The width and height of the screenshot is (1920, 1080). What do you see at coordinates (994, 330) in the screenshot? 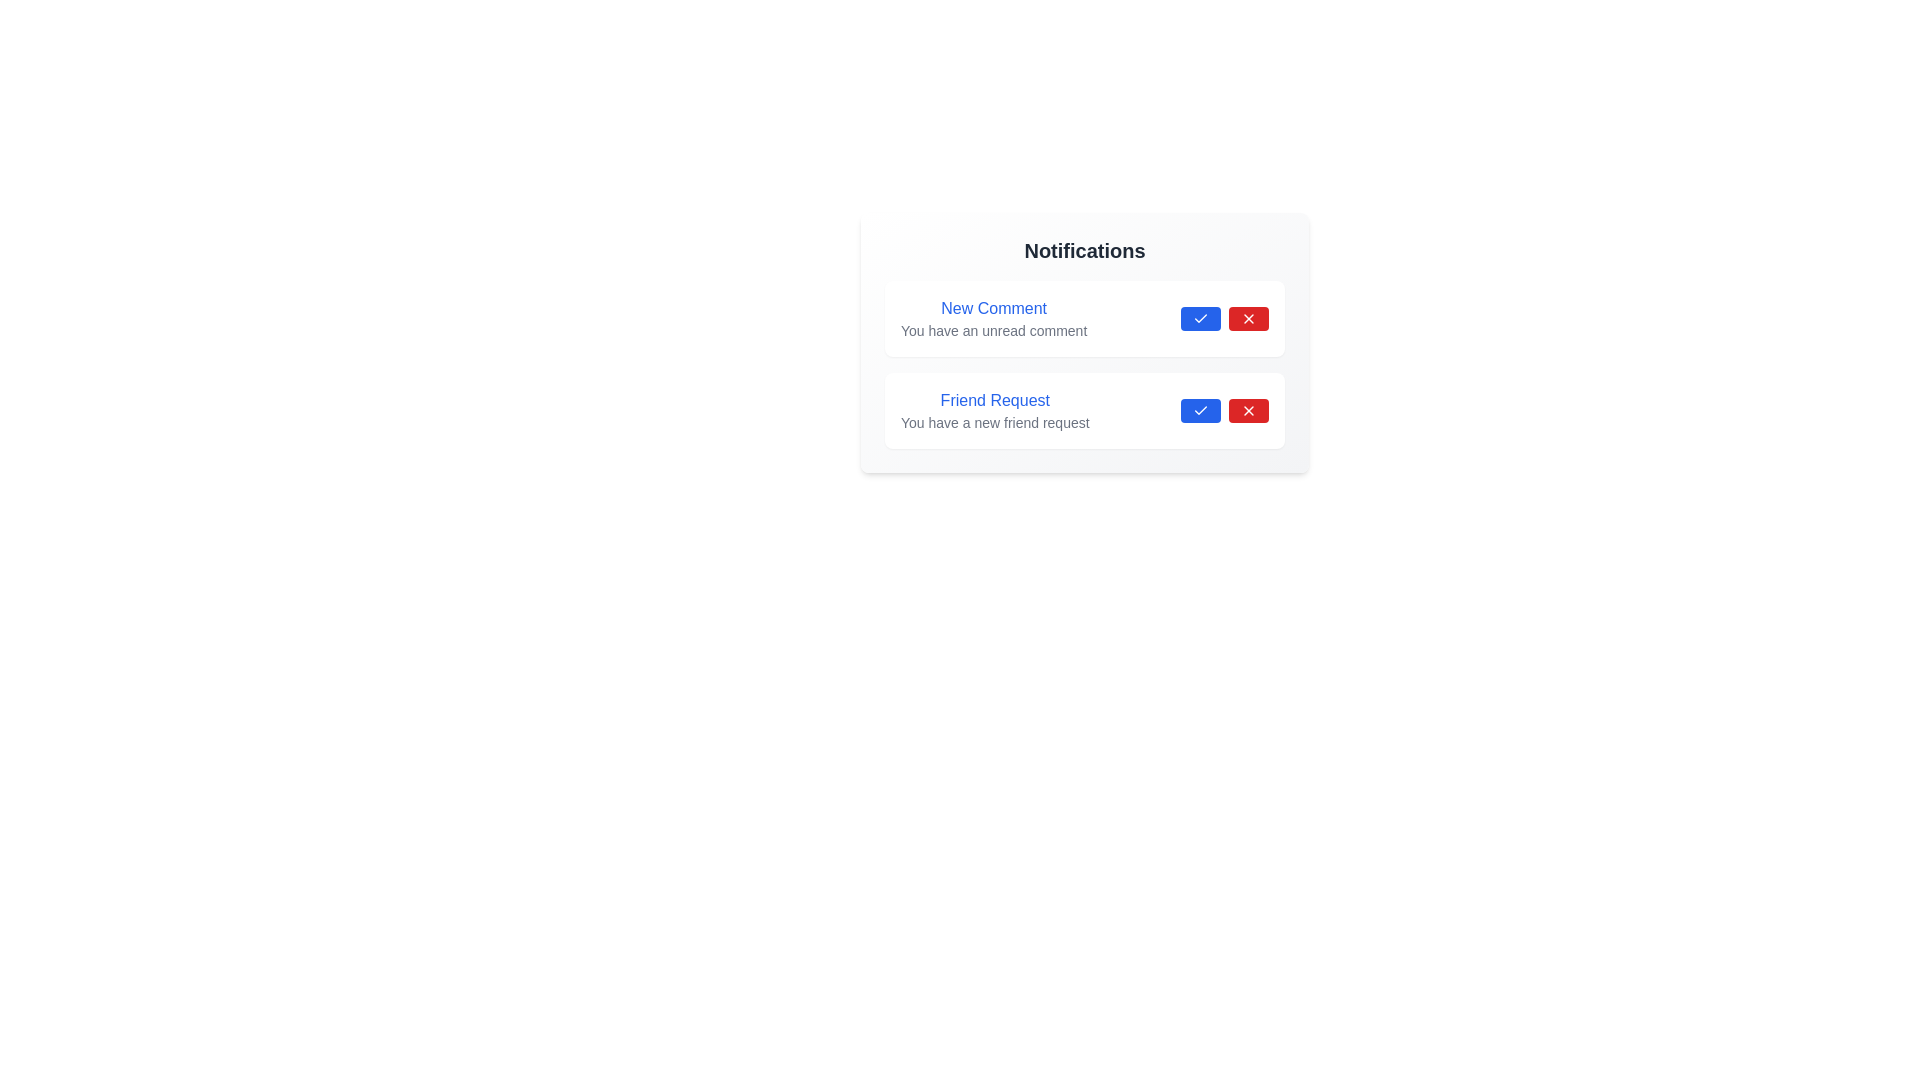
I see `the text label that states 'You have an unread comment', which is styled in a smaller gray font and located directly below the primary text 'New Comment'` at bounding box center [994, 330].